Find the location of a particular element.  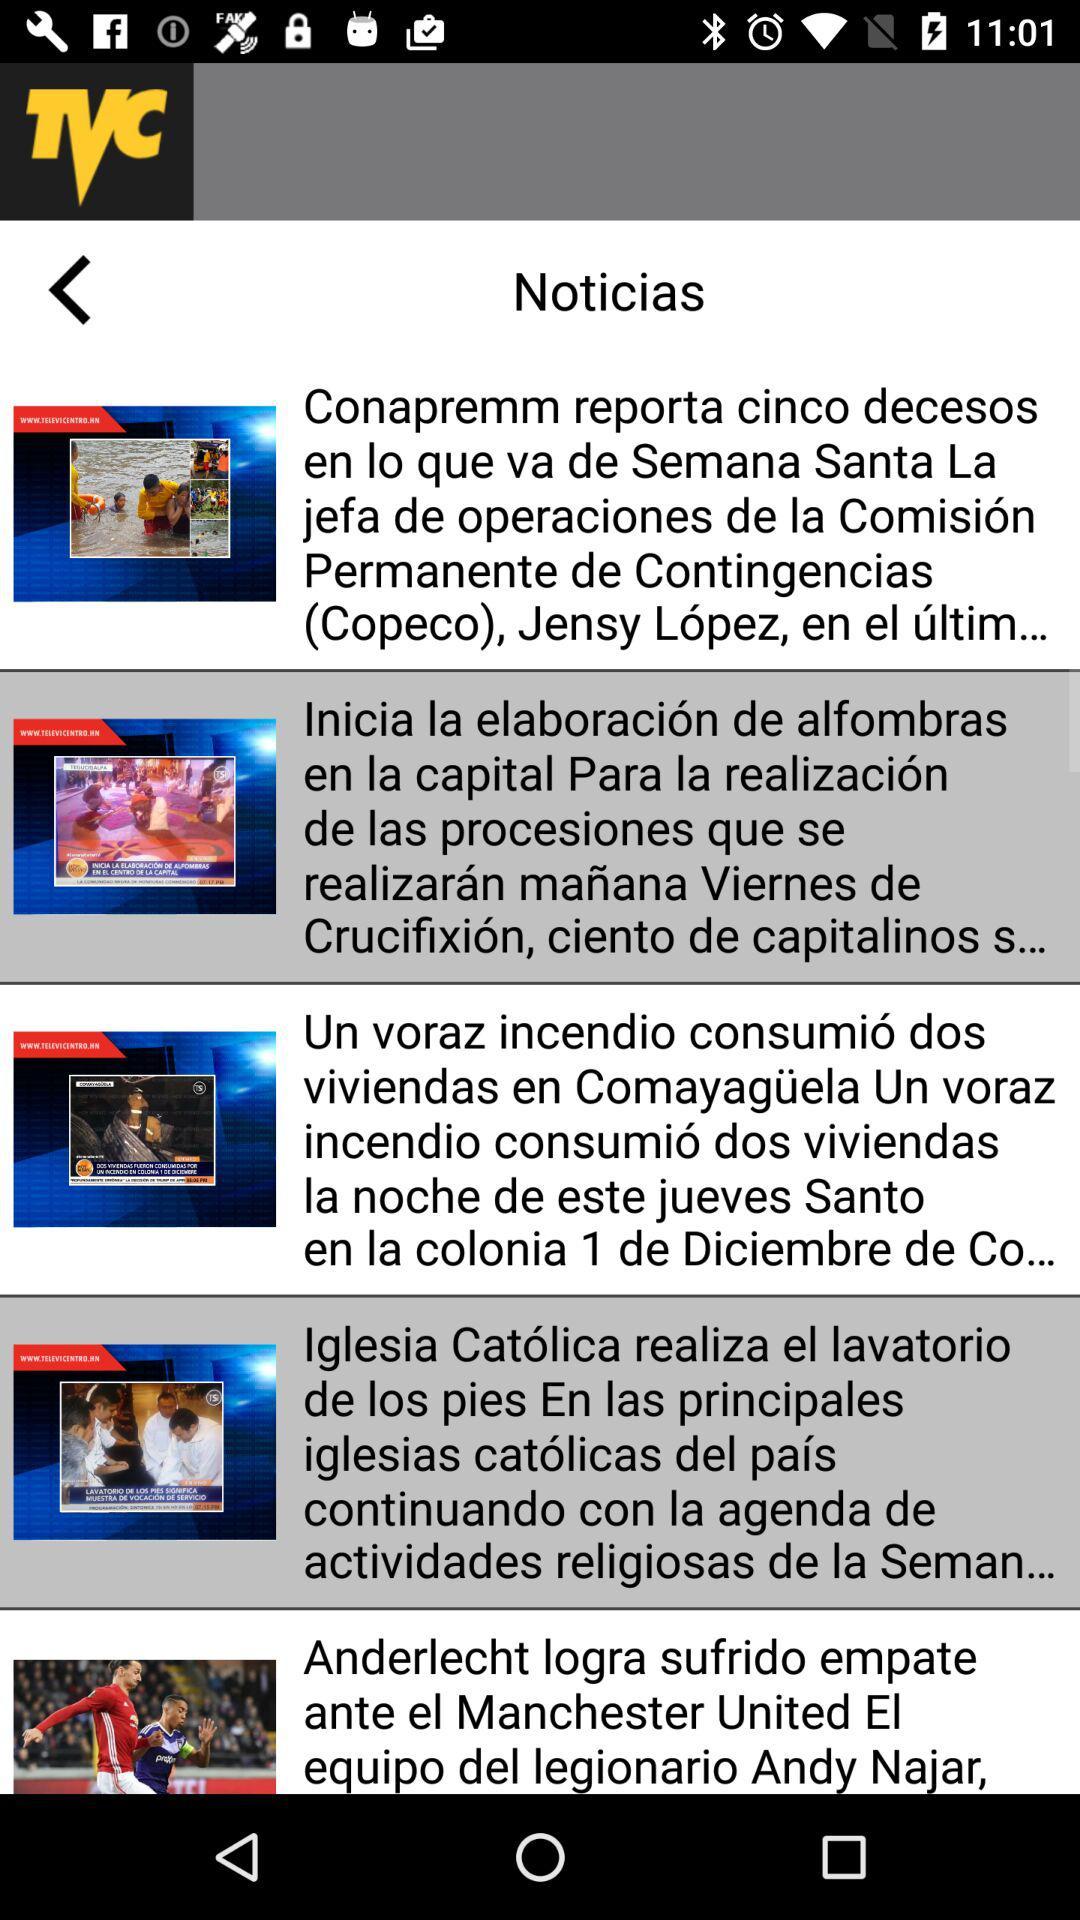

item above the anderlecht logra sufrido is located at coordinates (683, 1452).